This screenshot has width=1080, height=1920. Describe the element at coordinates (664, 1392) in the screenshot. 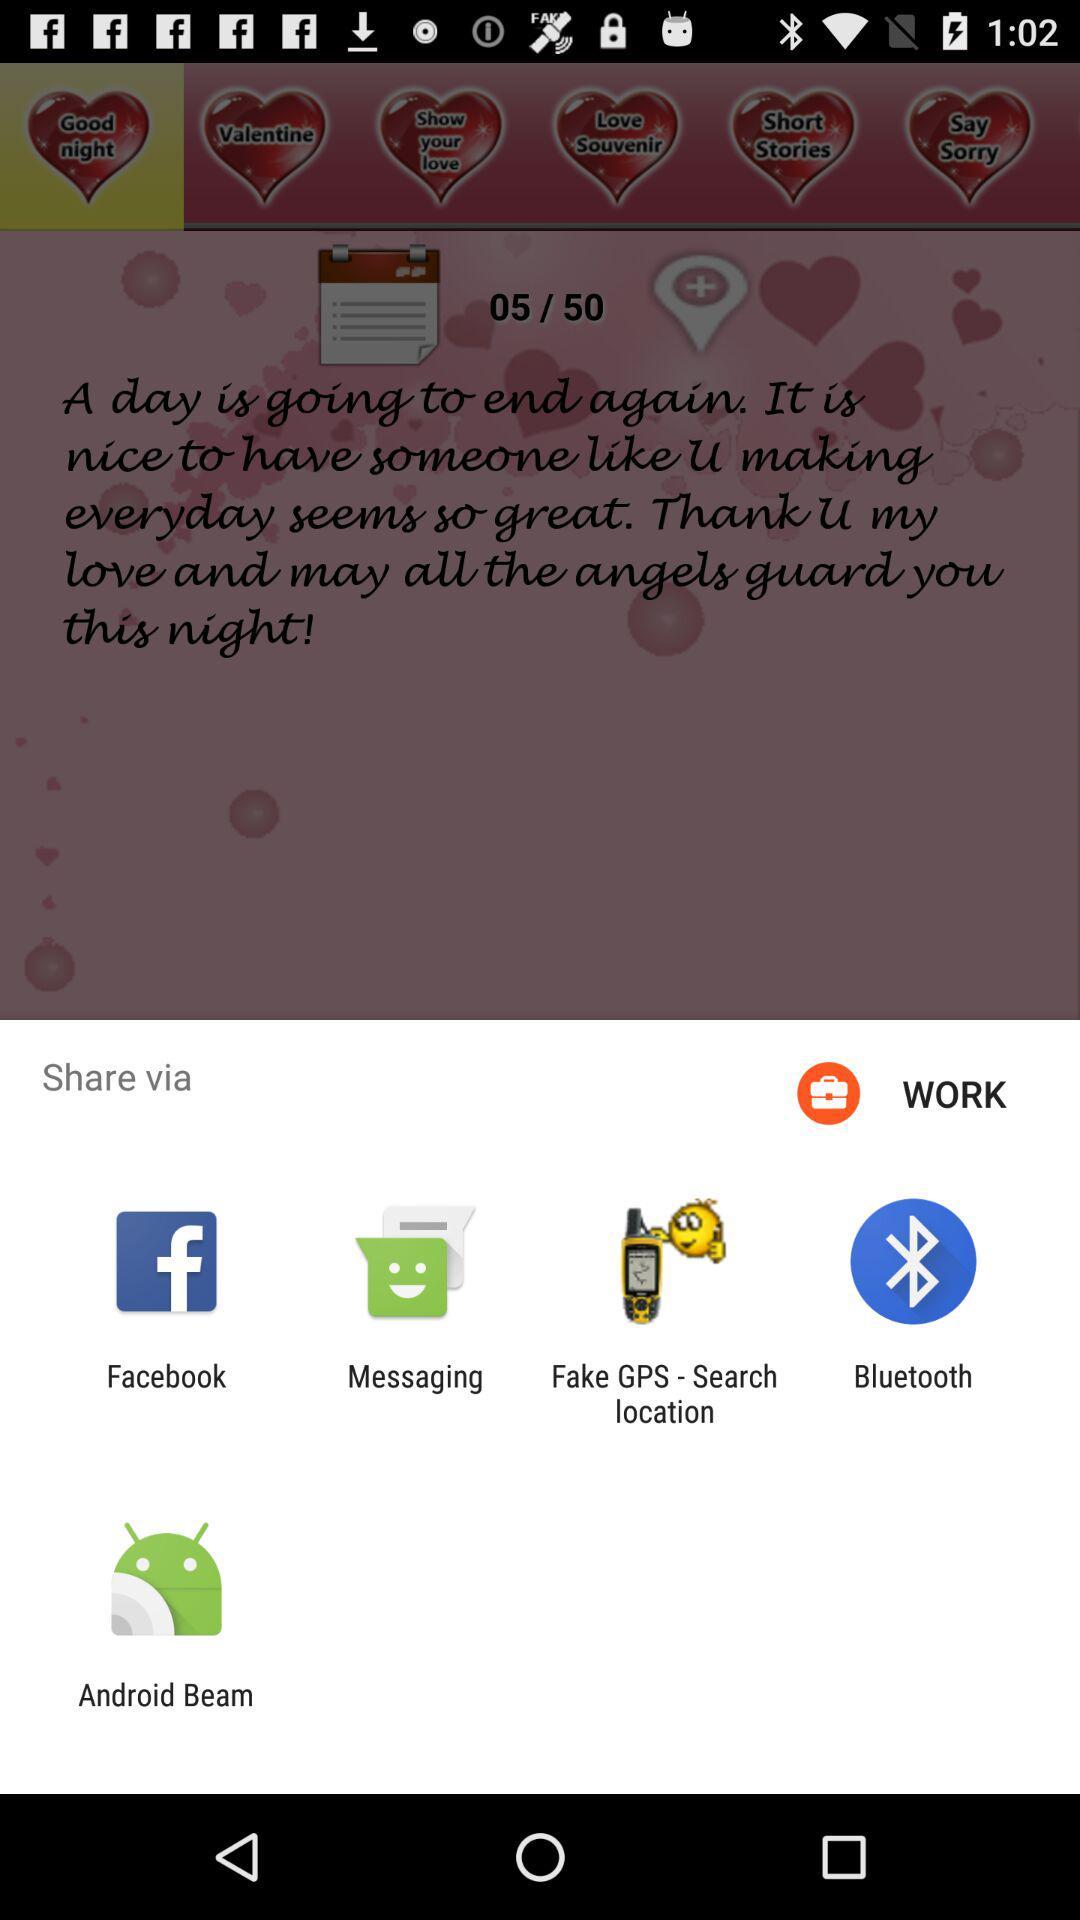

I see `item to the right of the messaging app` at that location.